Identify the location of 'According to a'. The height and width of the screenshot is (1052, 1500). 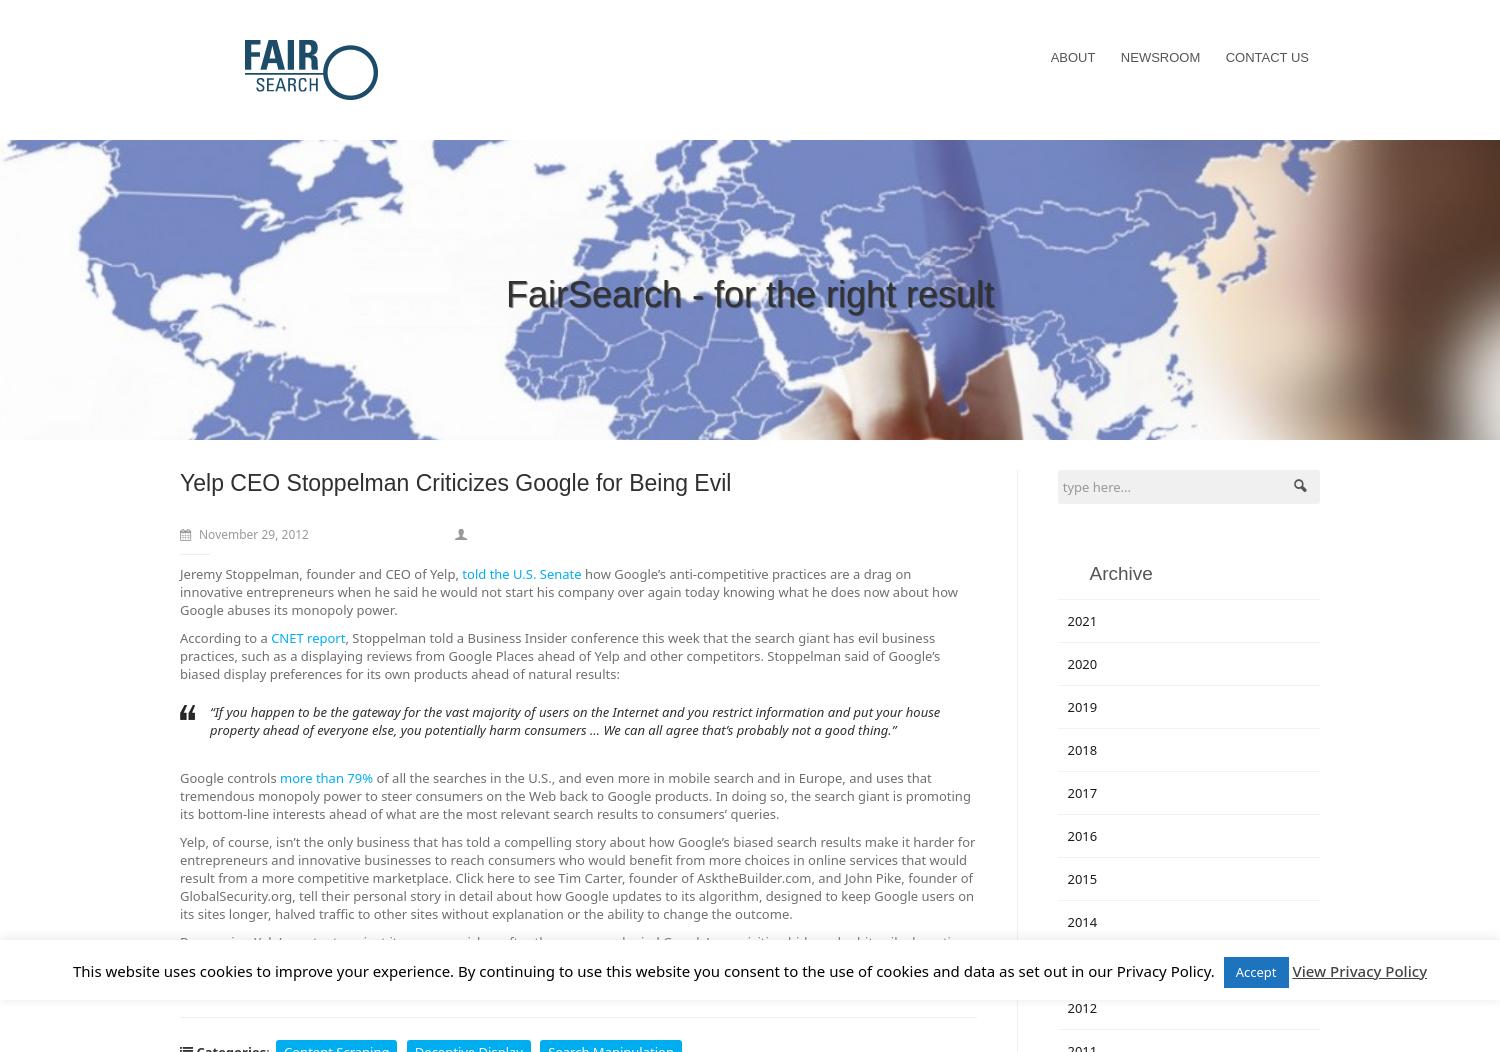
(180, 638).